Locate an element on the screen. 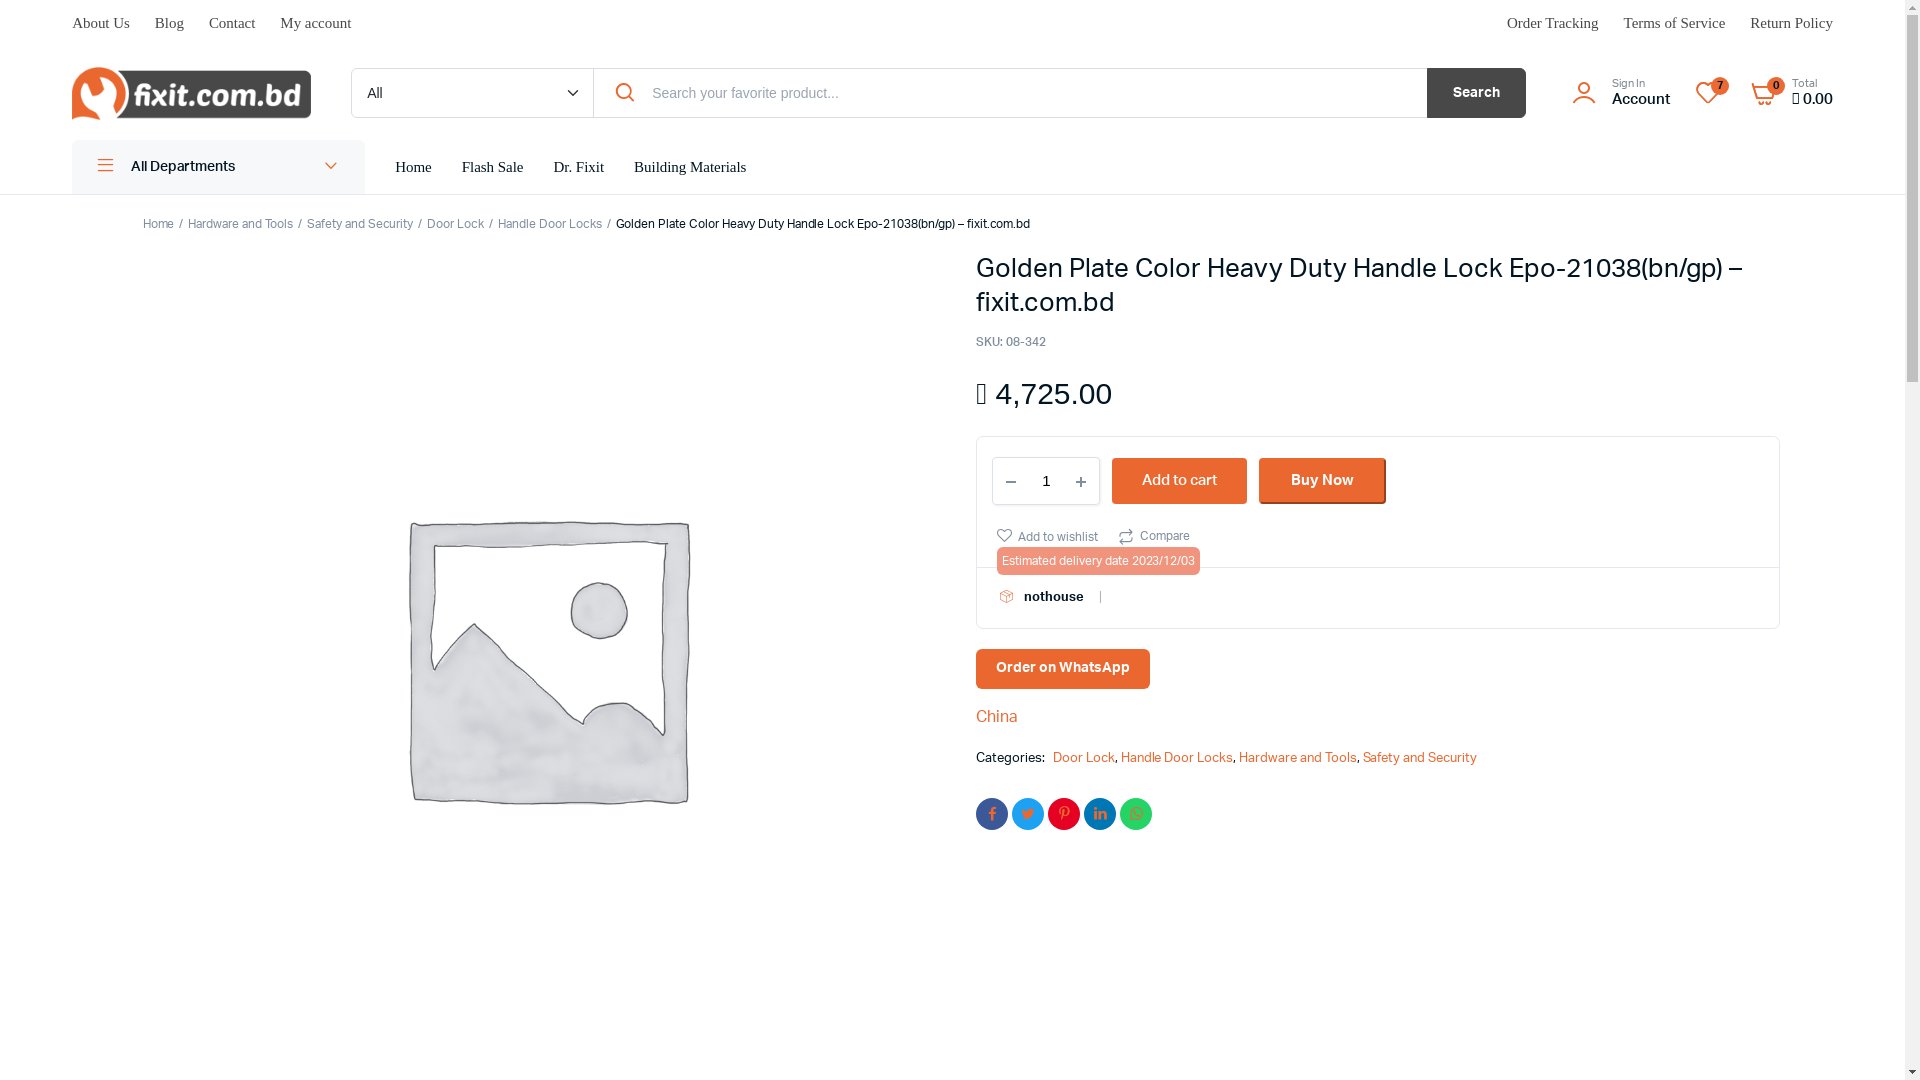 The image size is (1920, 1080). 'Fixit Online Shop' is located at coordinates (72, 92).